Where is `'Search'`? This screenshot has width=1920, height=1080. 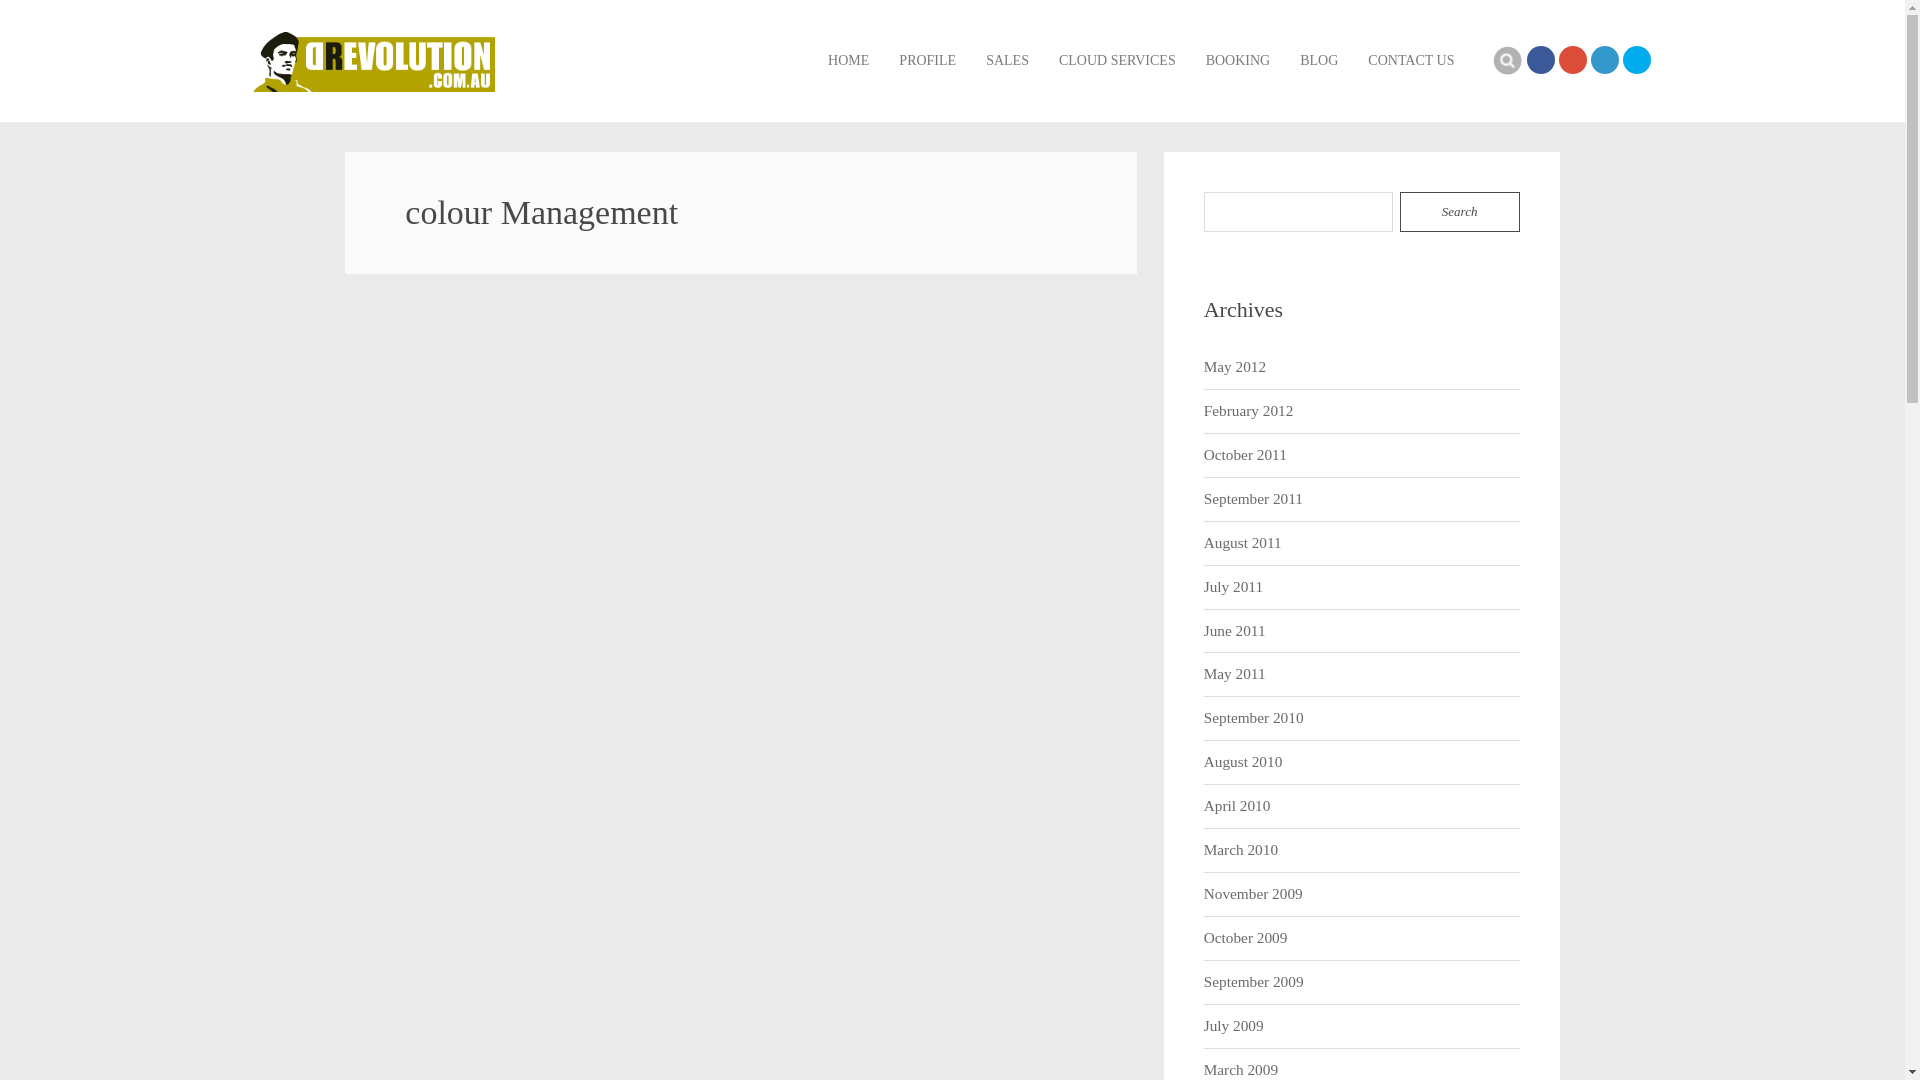 'Search' is located at coordinates (1459, 212).